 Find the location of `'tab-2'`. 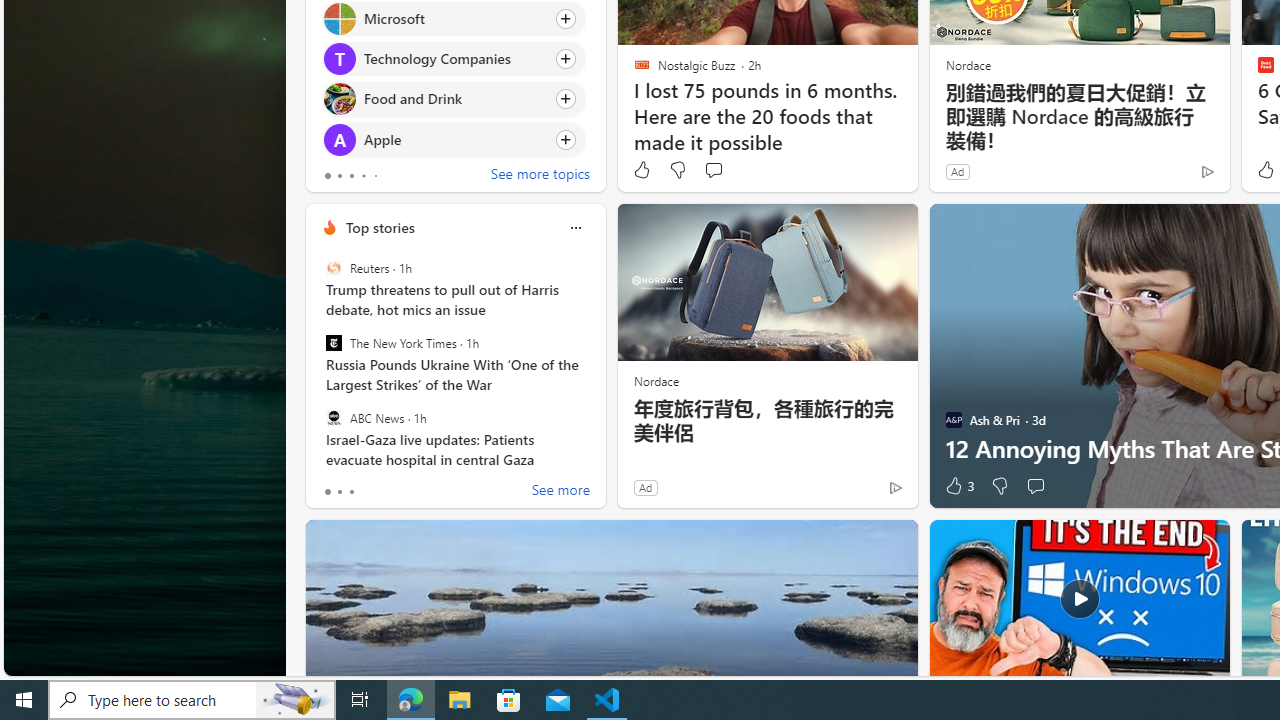

'tab-2' is located at coordinates (352, 492).